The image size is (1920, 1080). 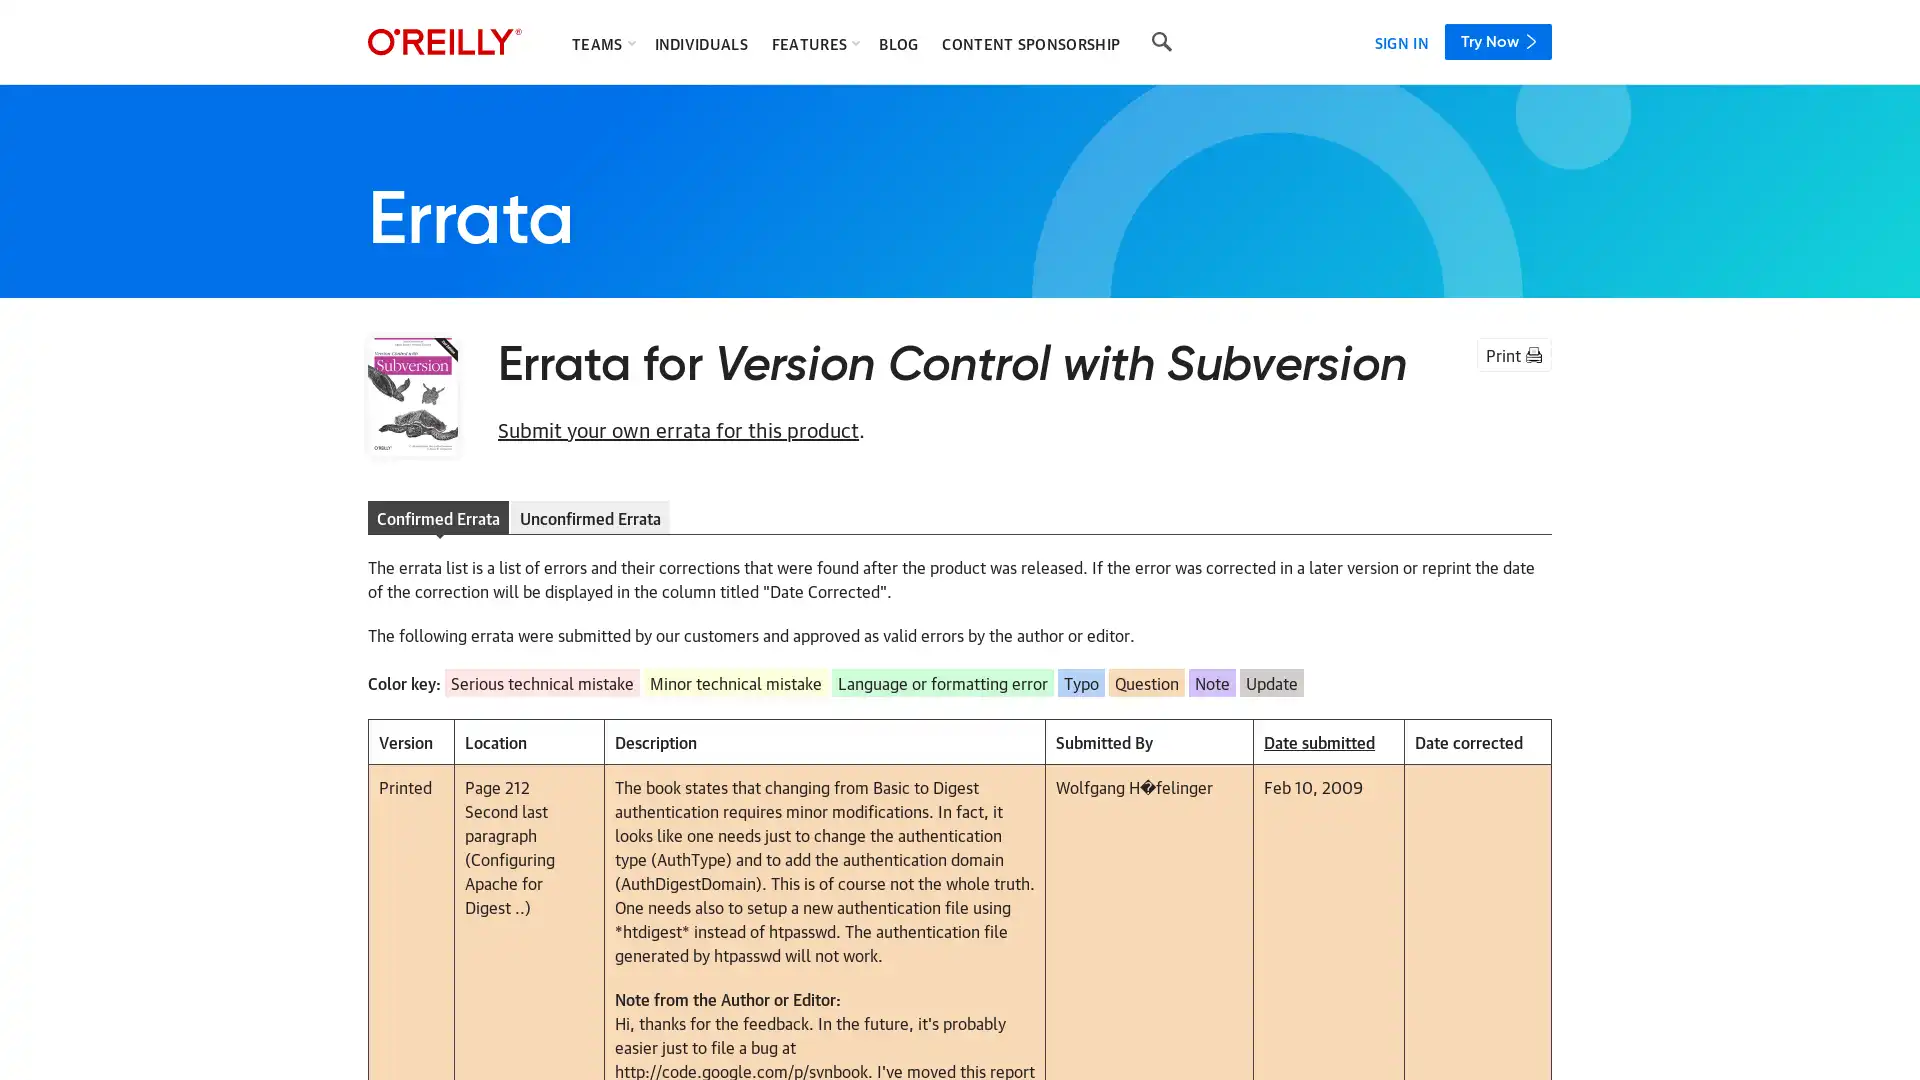 I want to click on Search, so click(x=1161, y=42).